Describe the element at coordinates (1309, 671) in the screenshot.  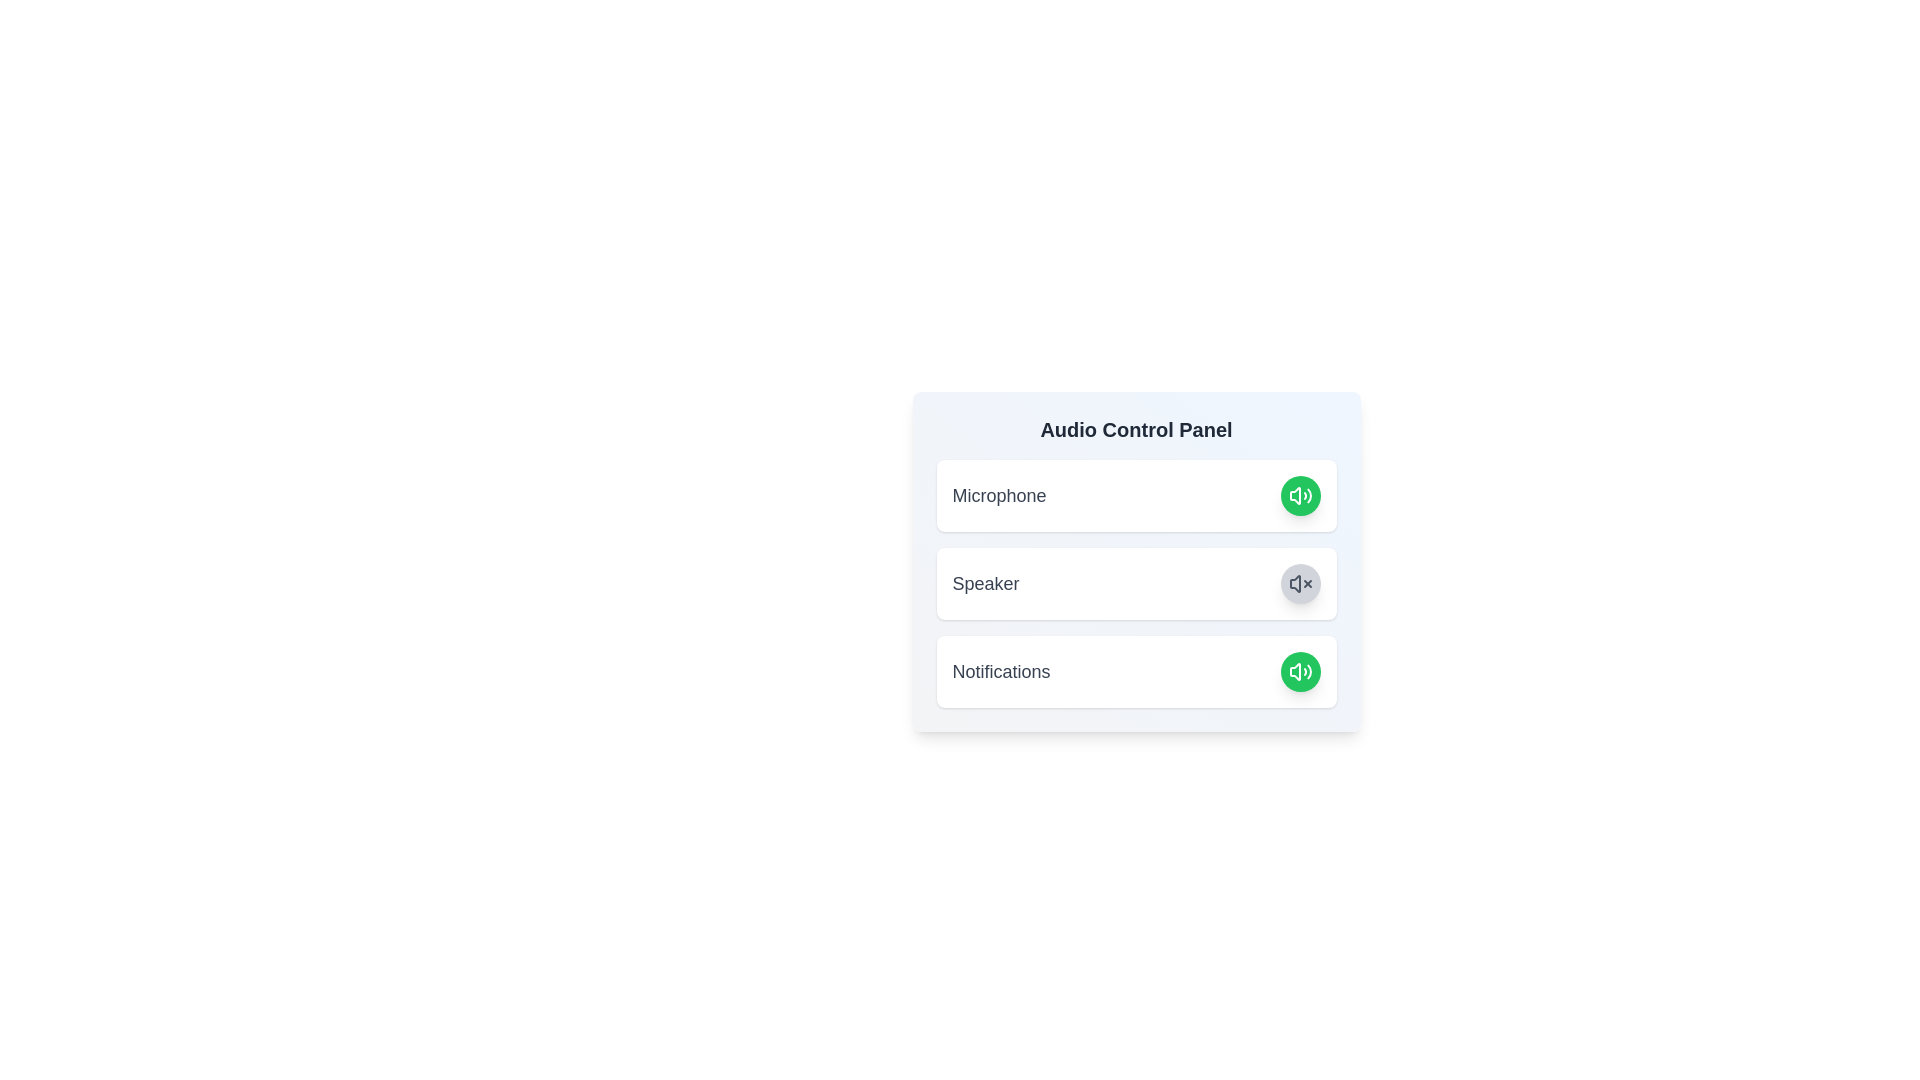
I see `properties of the audio wave icon fragment located at the right end of the Notifications row in the Audio Control Panel` at that location.